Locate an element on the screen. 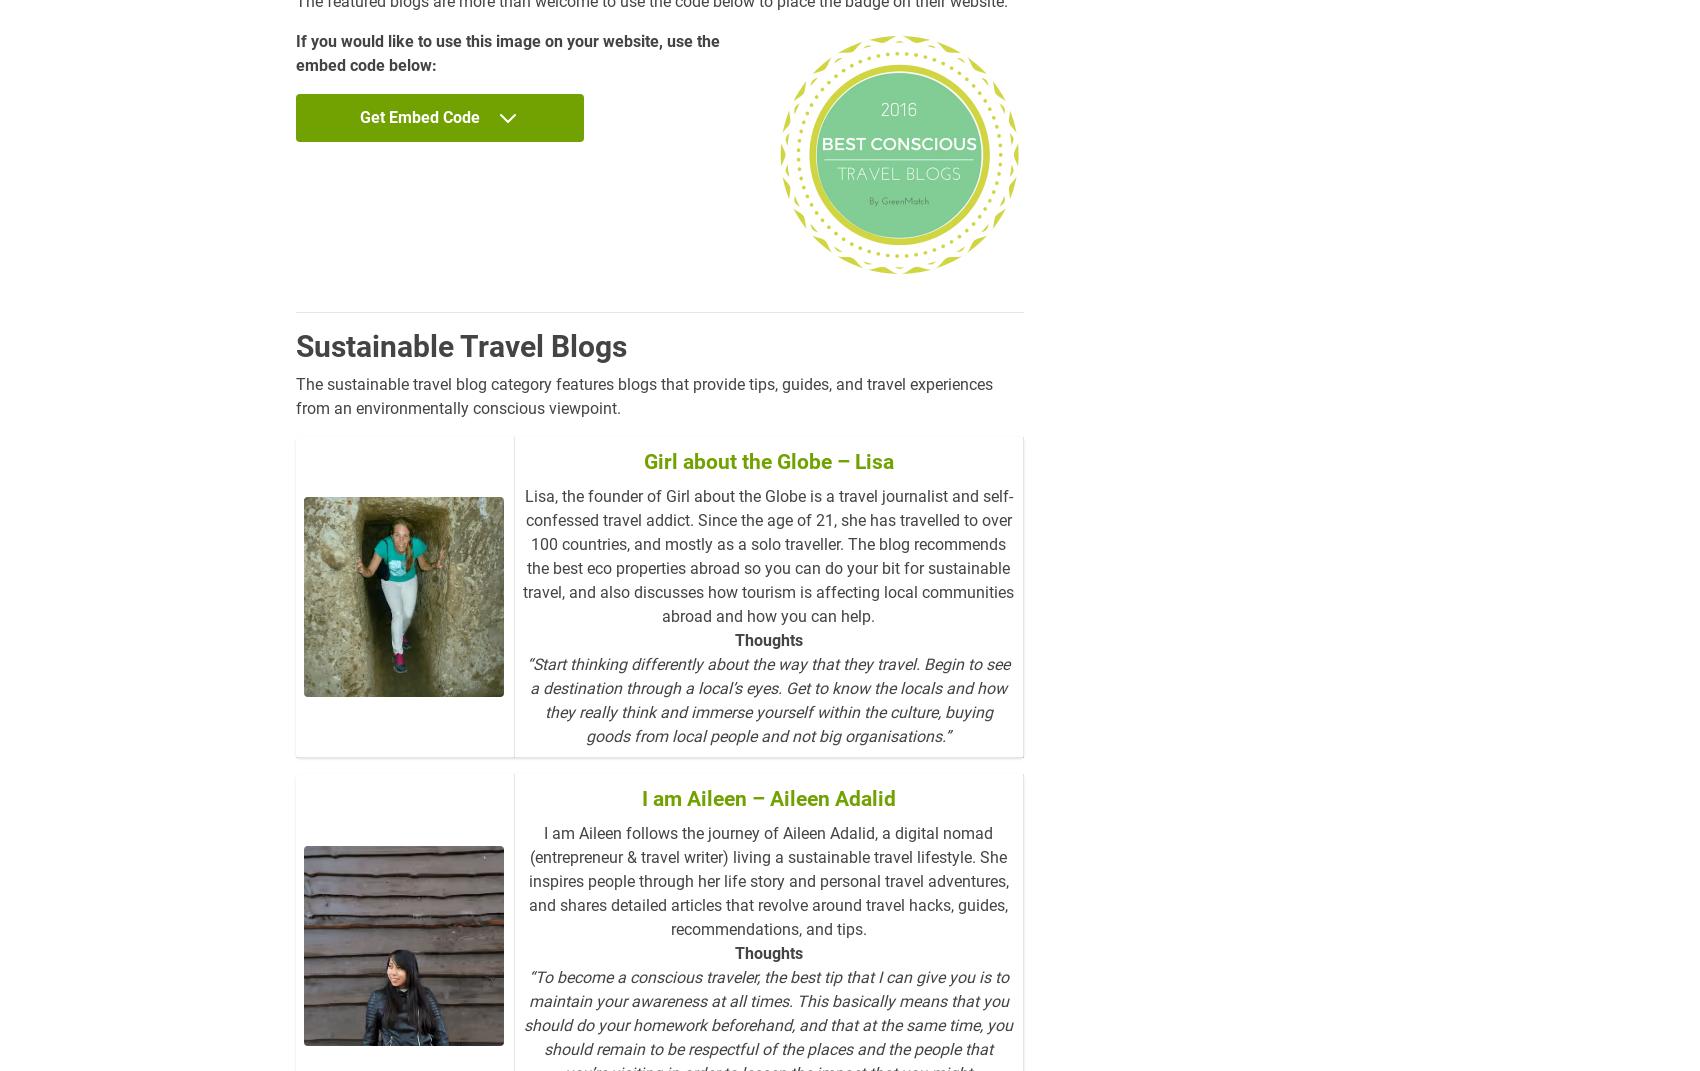 This screenshot has height=1071, width=1700. 'Get Embed Code' is located at coordinates (419, 117).